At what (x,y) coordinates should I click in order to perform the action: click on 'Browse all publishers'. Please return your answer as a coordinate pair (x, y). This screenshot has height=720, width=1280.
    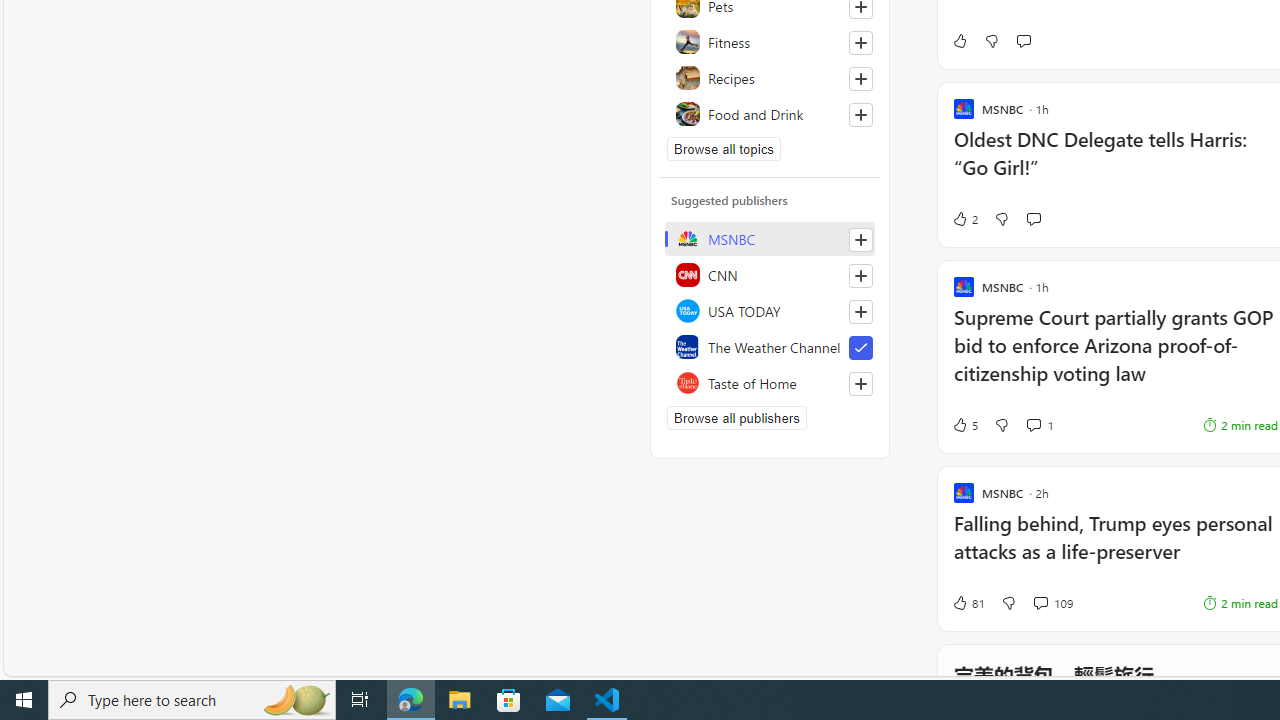
    Looking at the image, I should click on (735, 416).